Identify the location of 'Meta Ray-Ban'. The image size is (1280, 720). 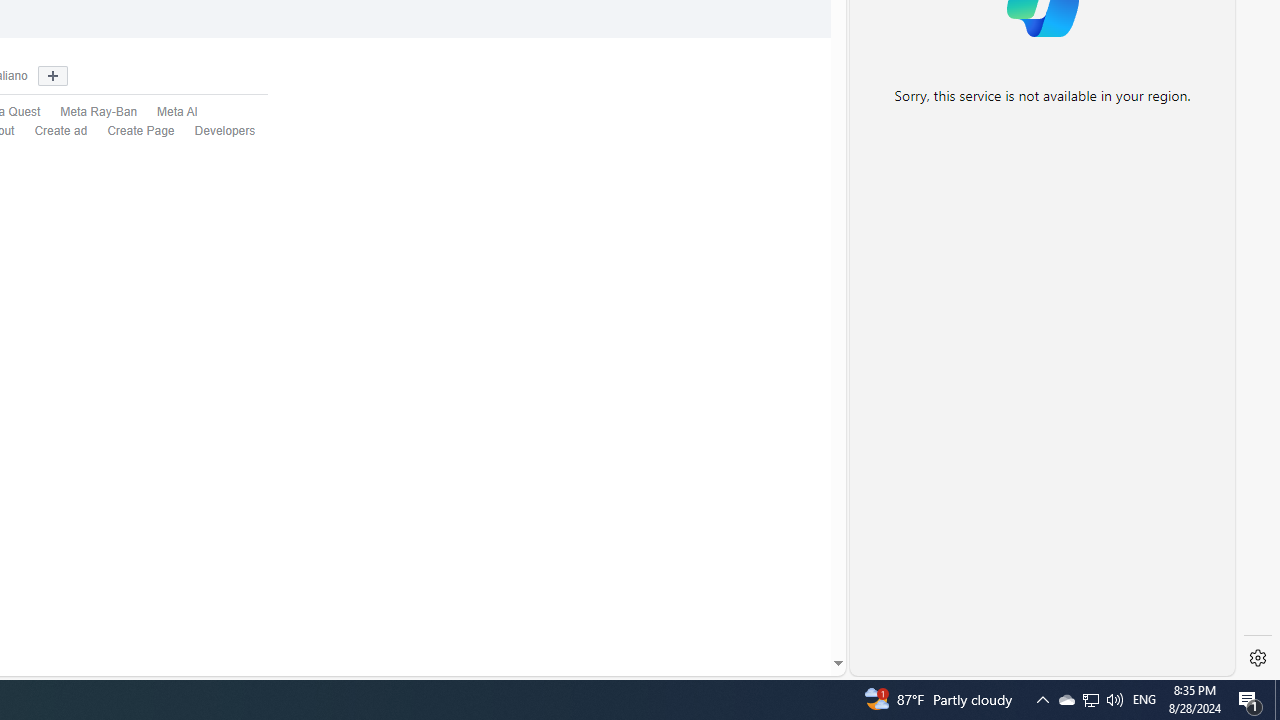
(87, 113).